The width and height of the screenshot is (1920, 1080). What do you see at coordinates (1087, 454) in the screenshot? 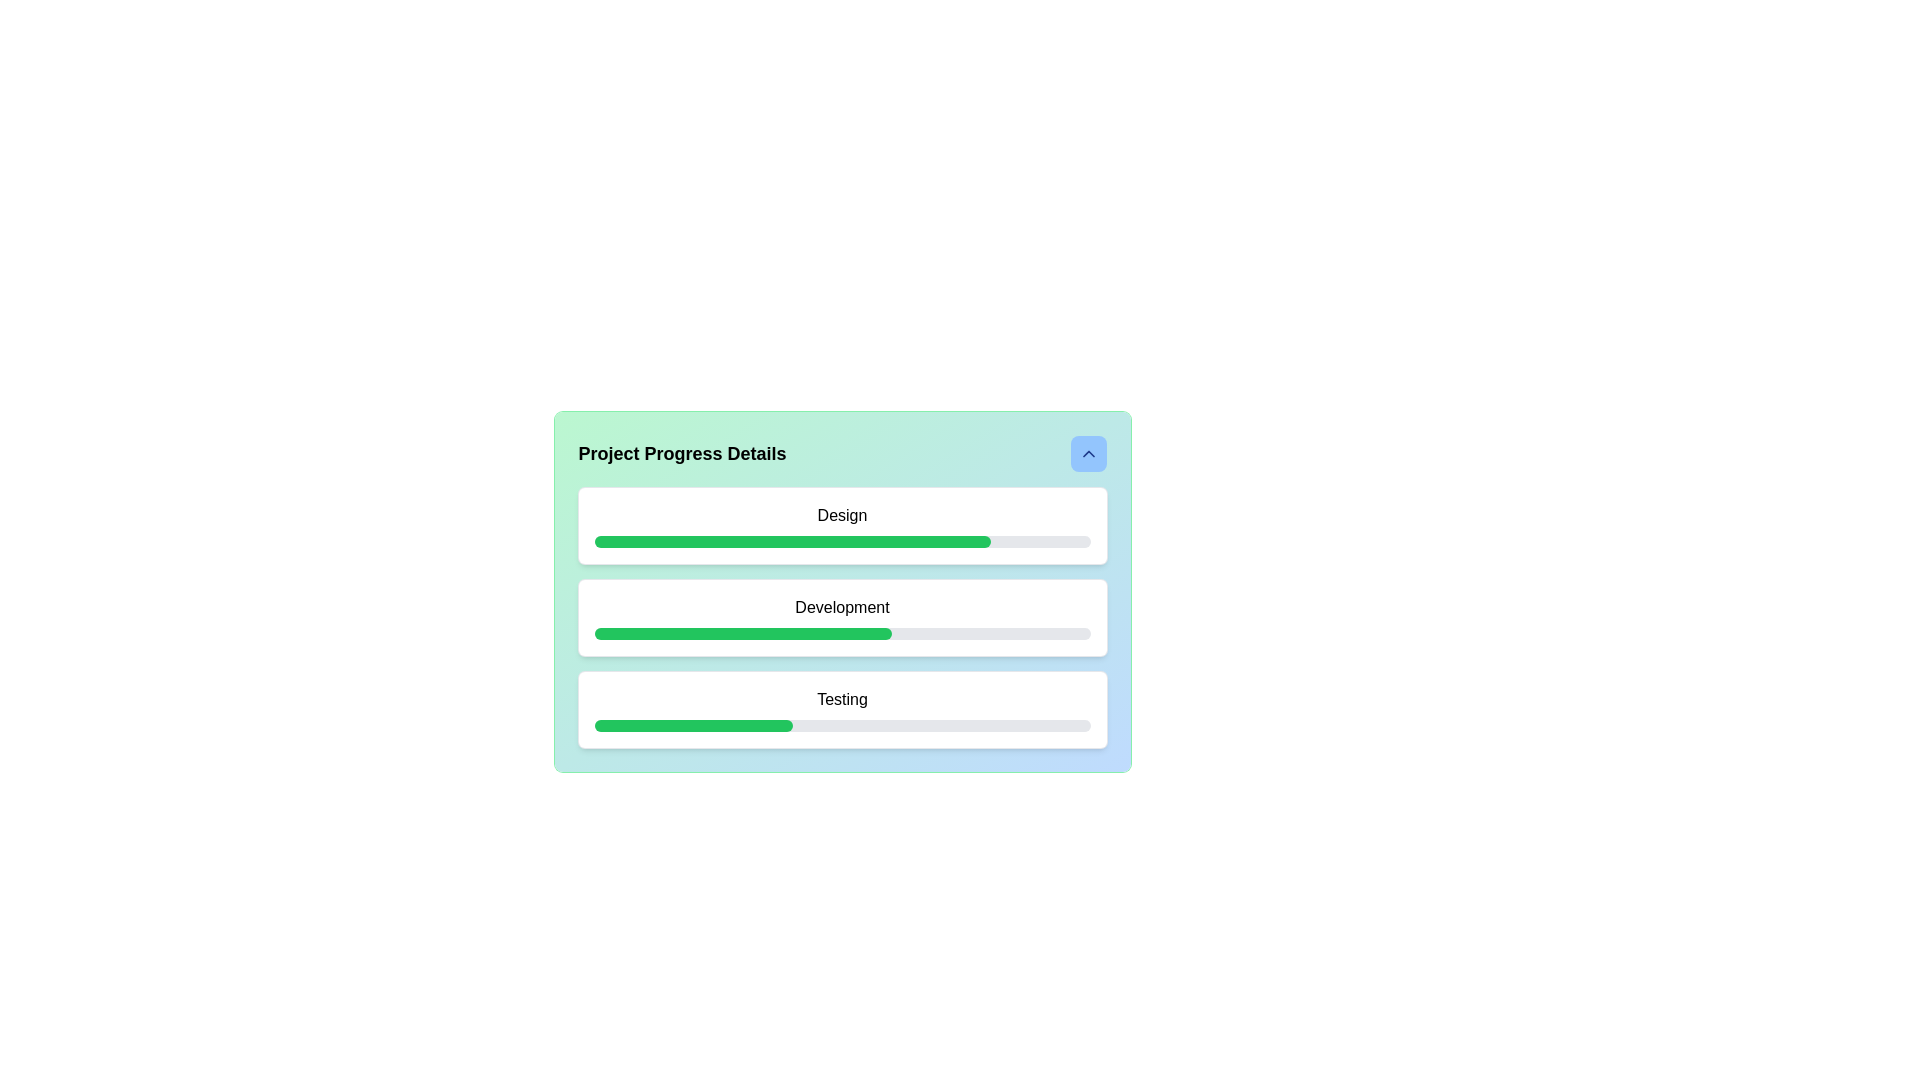
I see `the Chevron icon in the top-right corner of the 'Project Progress Details' section` at bounding box center [1087, 454].